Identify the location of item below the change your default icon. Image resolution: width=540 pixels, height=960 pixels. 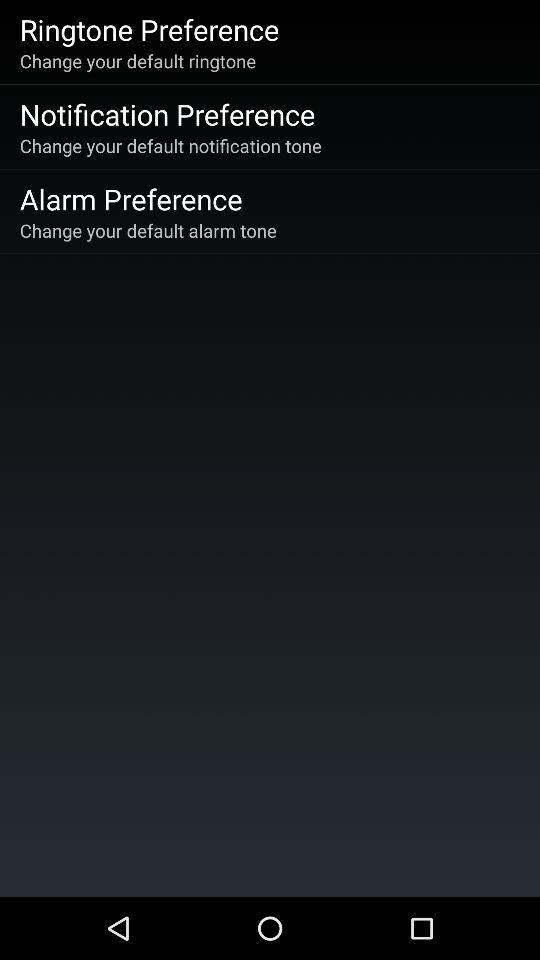
(166, 114).